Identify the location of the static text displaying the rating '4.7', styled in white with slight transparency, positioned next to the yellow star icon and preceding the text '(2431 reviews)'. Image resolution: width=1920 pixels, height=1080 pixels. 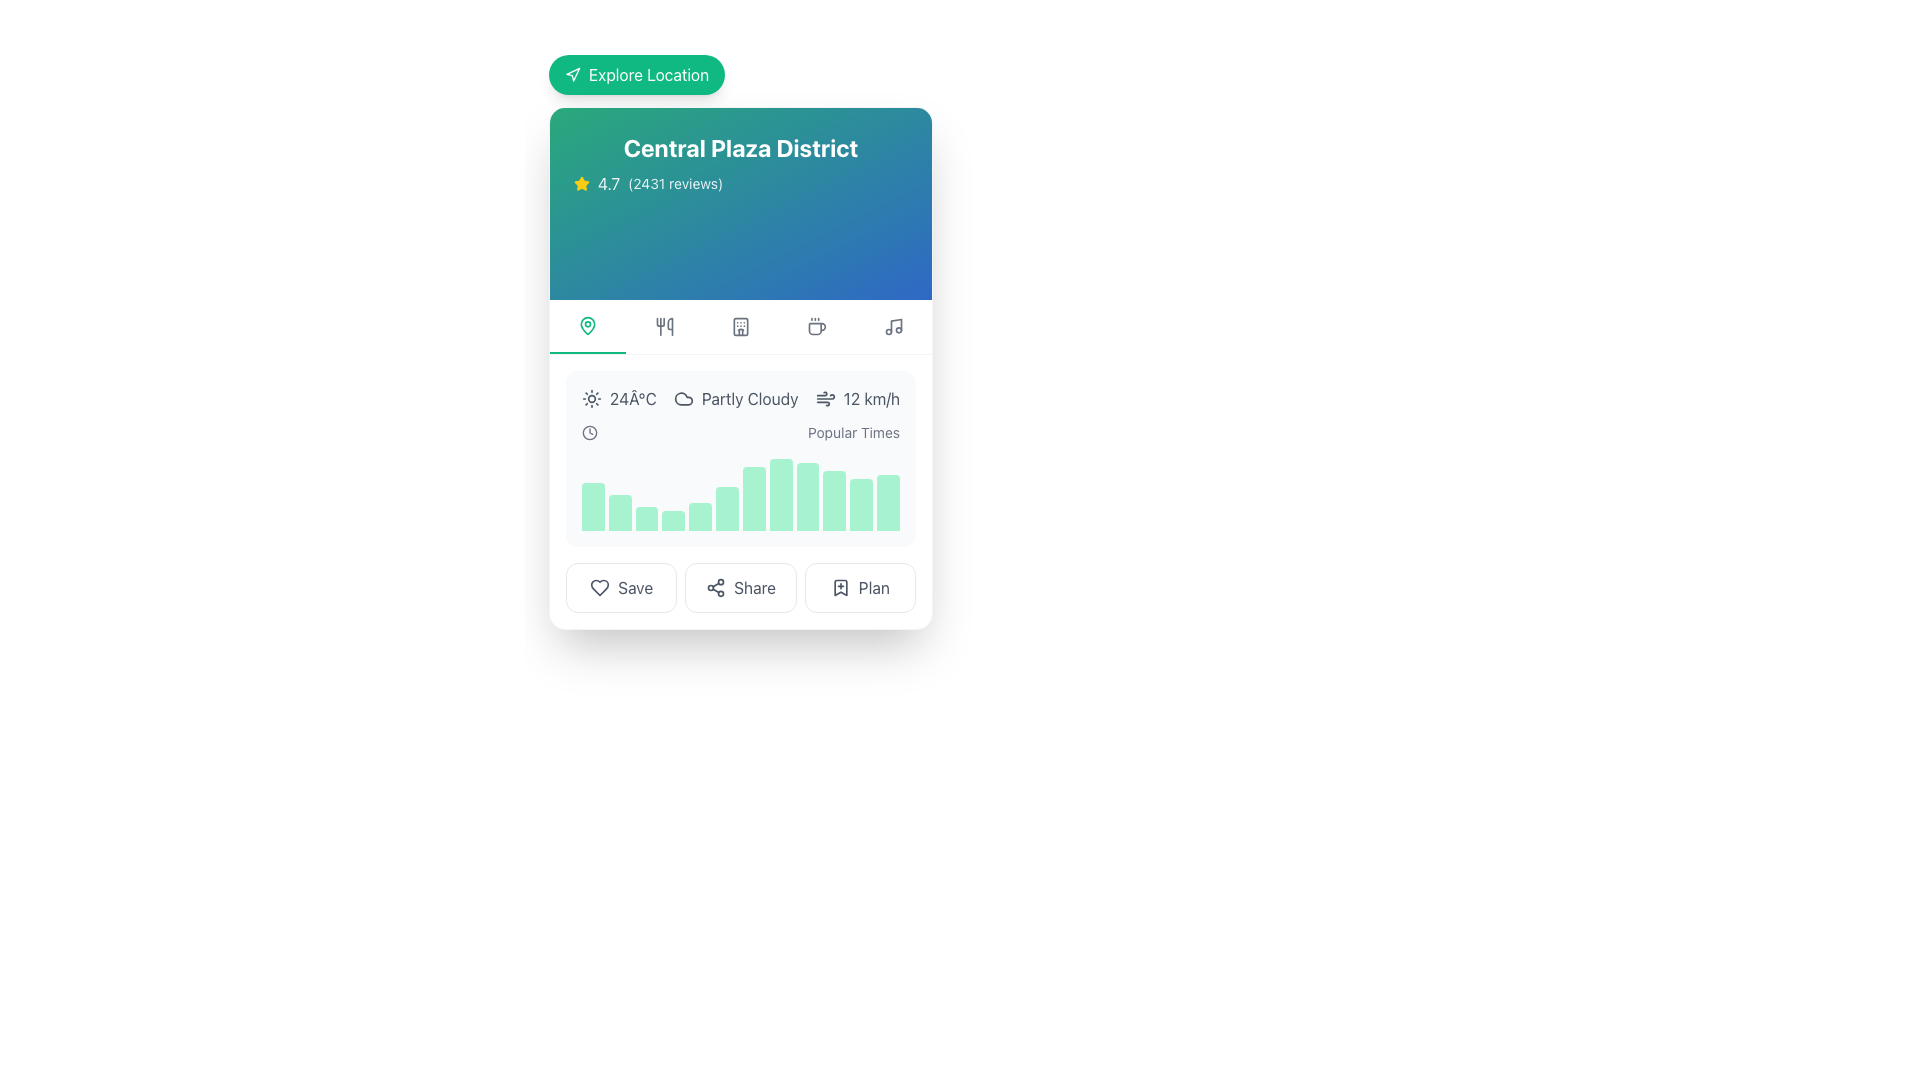
(608, 184).